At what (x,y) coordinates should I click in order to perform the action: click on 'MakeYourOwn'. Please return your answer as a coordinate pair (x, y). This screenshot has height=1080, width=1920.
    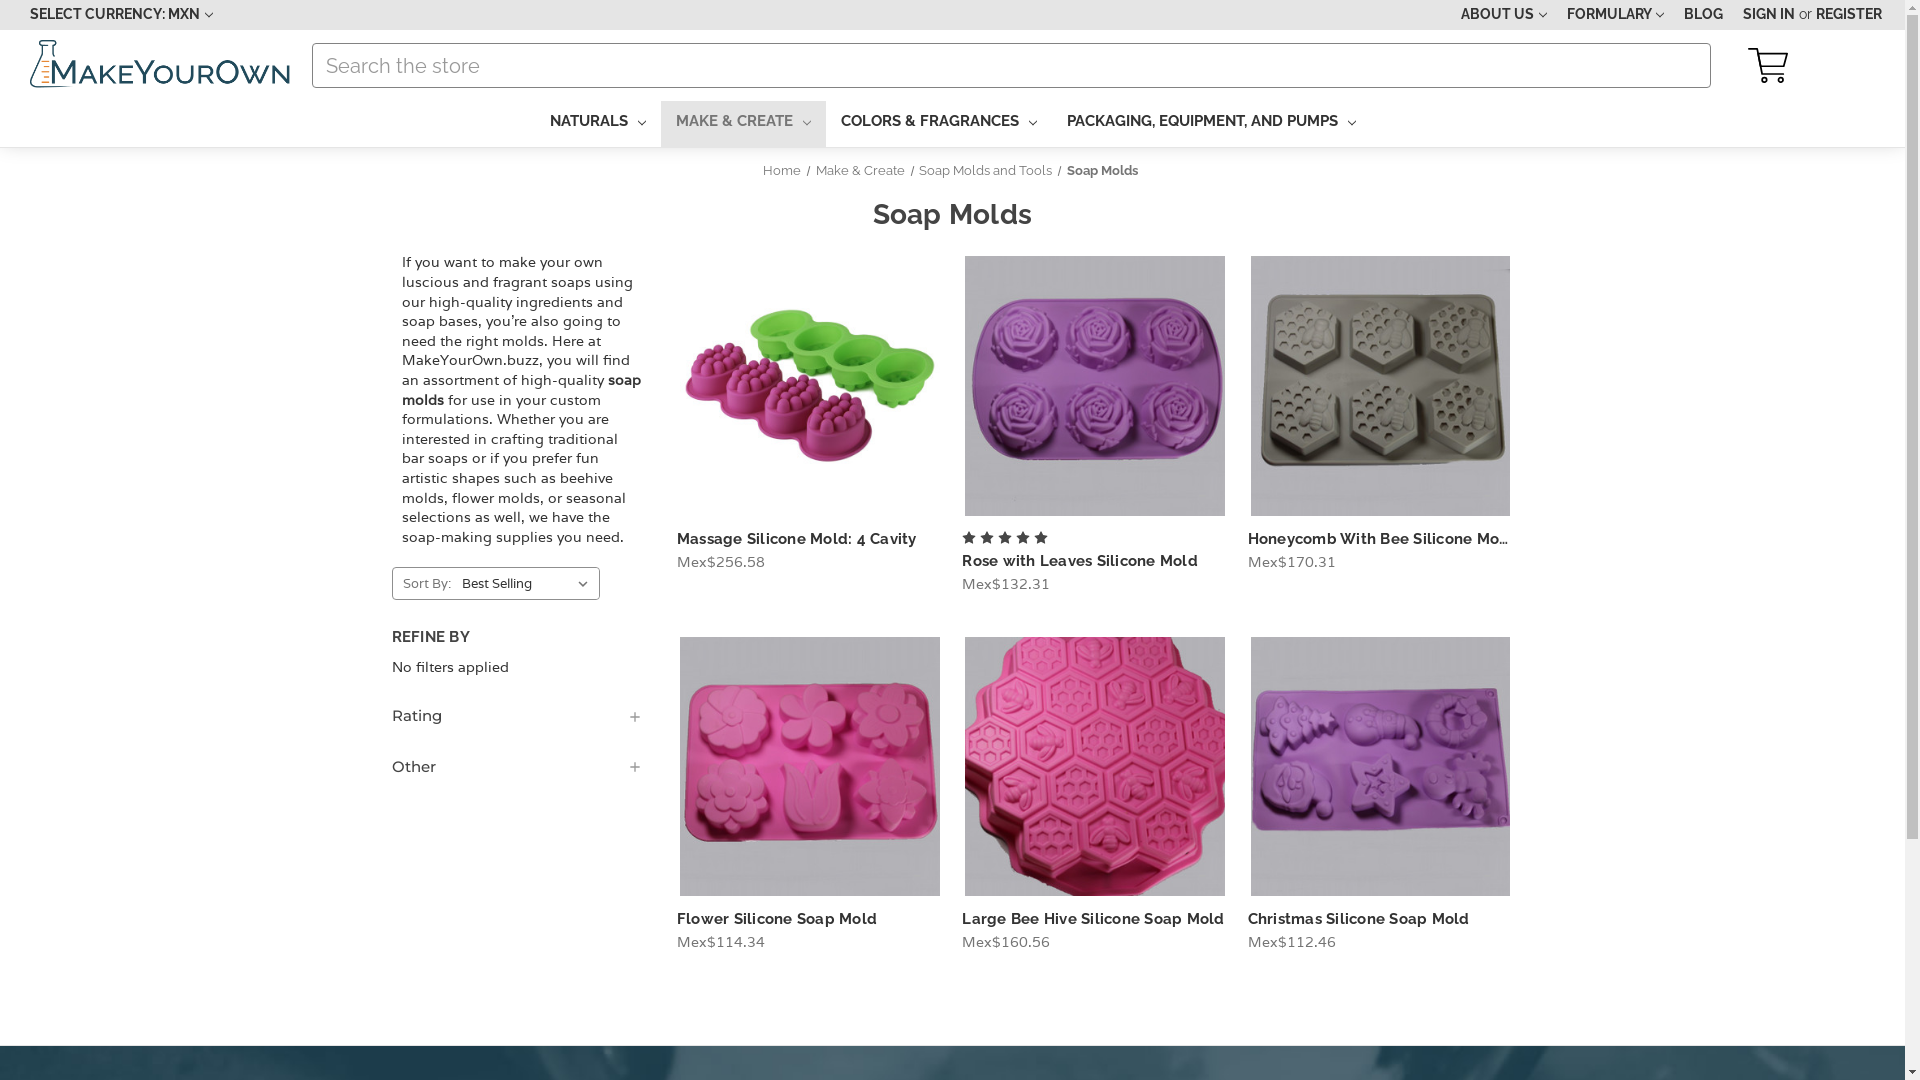
    Looking at the image, I should click on (161, 64).